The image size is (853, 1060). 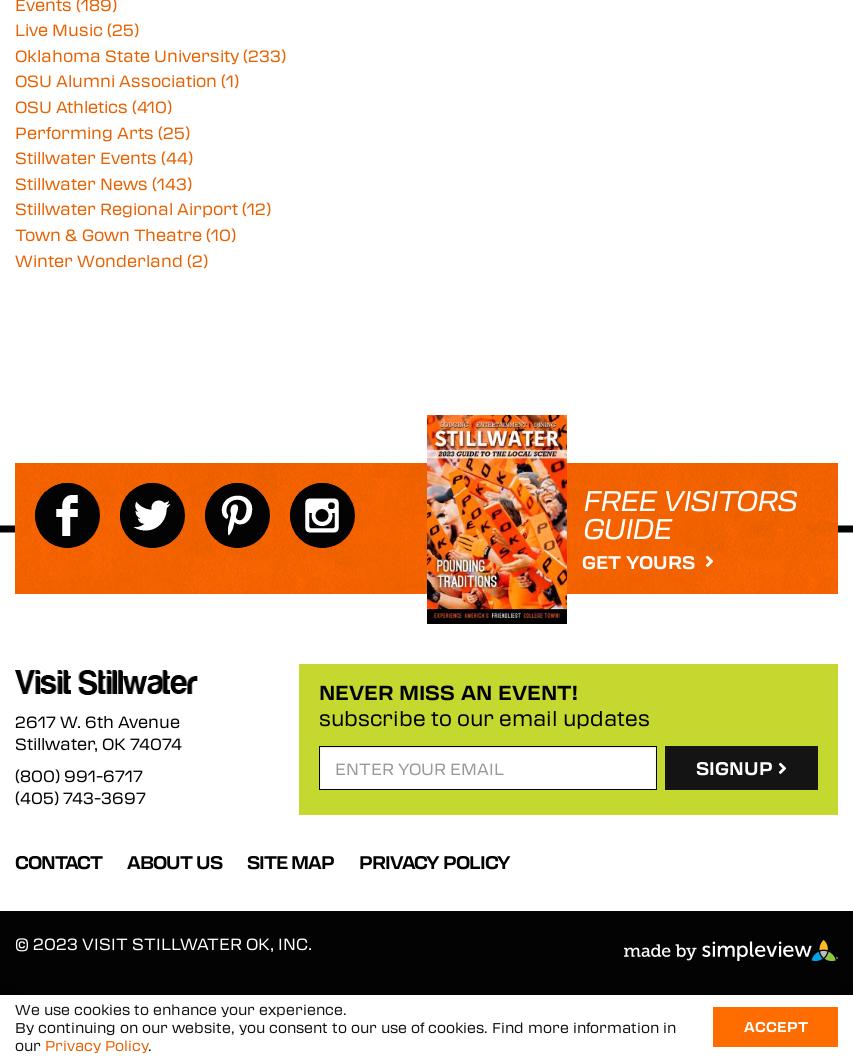 I want to click on 'Stillwater, OK 74074', so click(x=14, y=742).